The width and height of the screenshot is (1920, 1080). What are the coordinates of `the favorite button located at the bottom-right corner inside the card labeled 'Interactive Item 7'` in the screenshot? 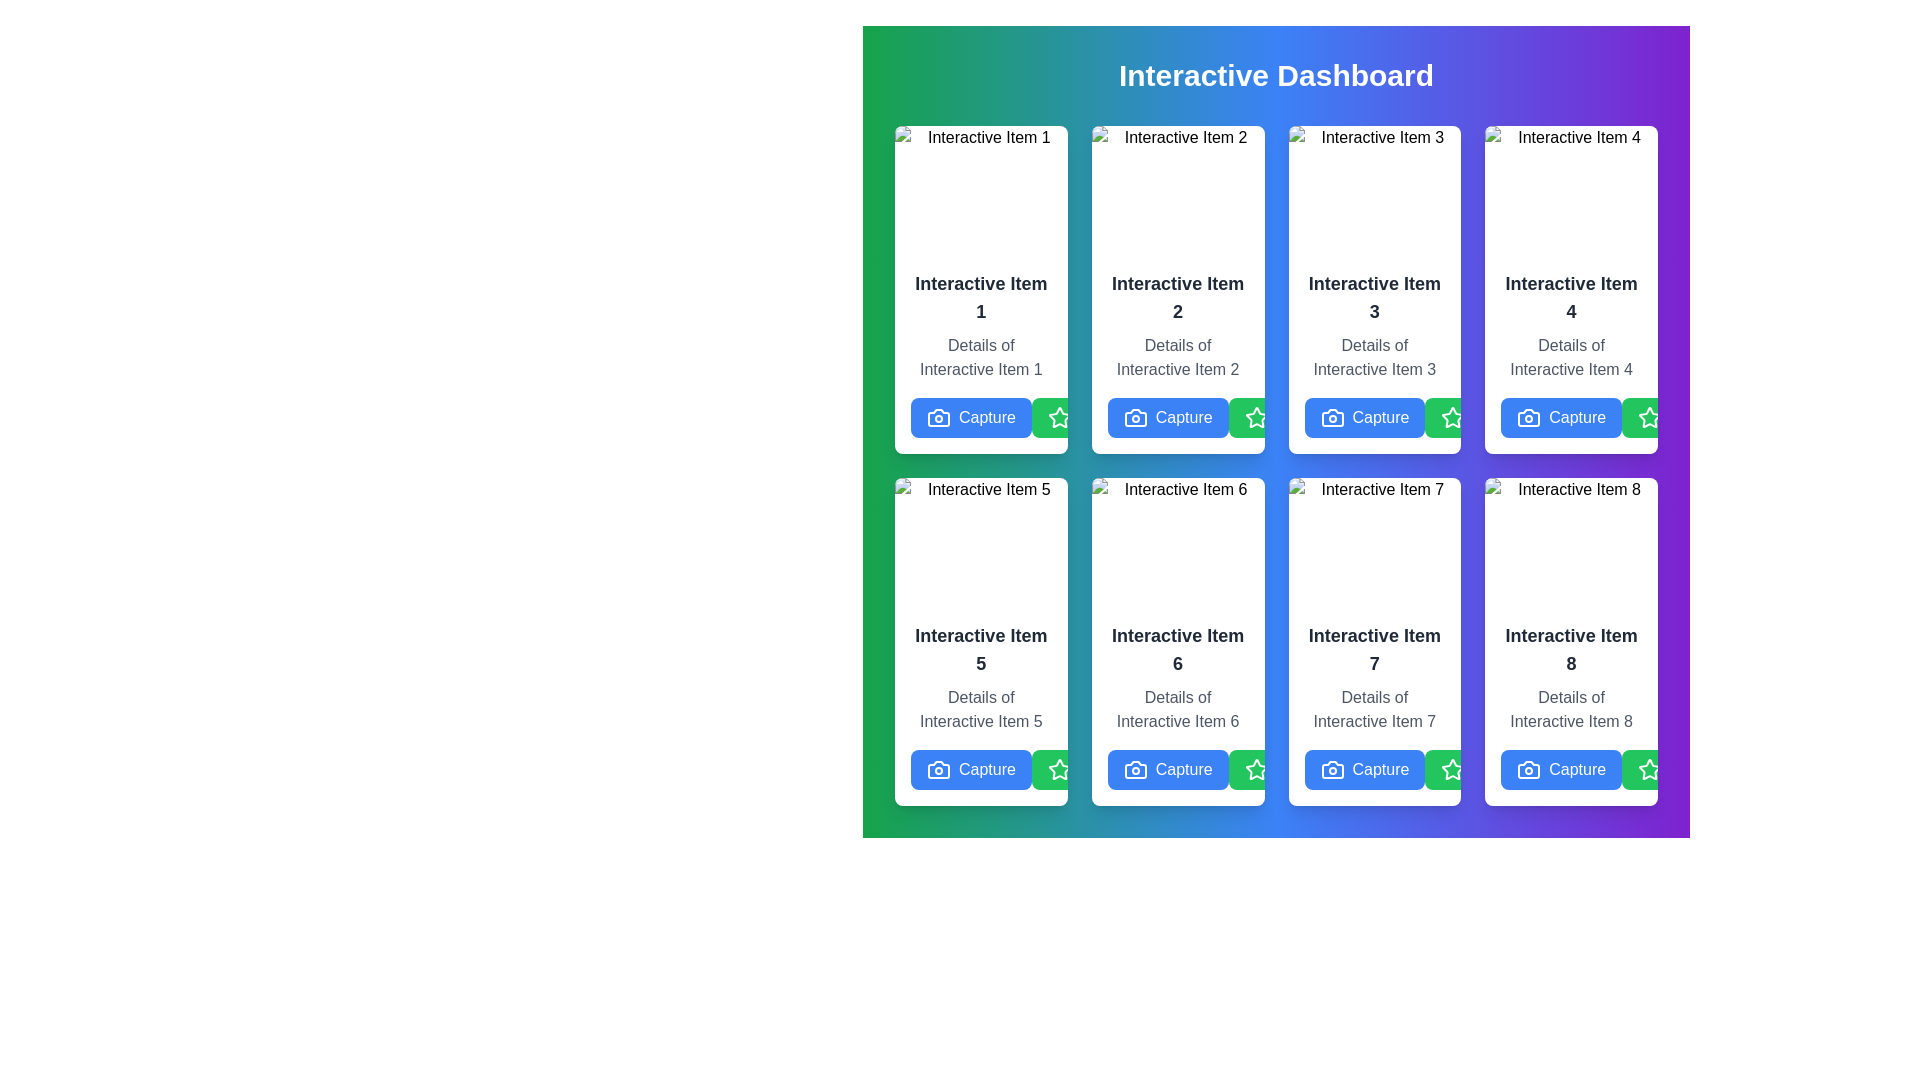 It's located at (1453, 768).